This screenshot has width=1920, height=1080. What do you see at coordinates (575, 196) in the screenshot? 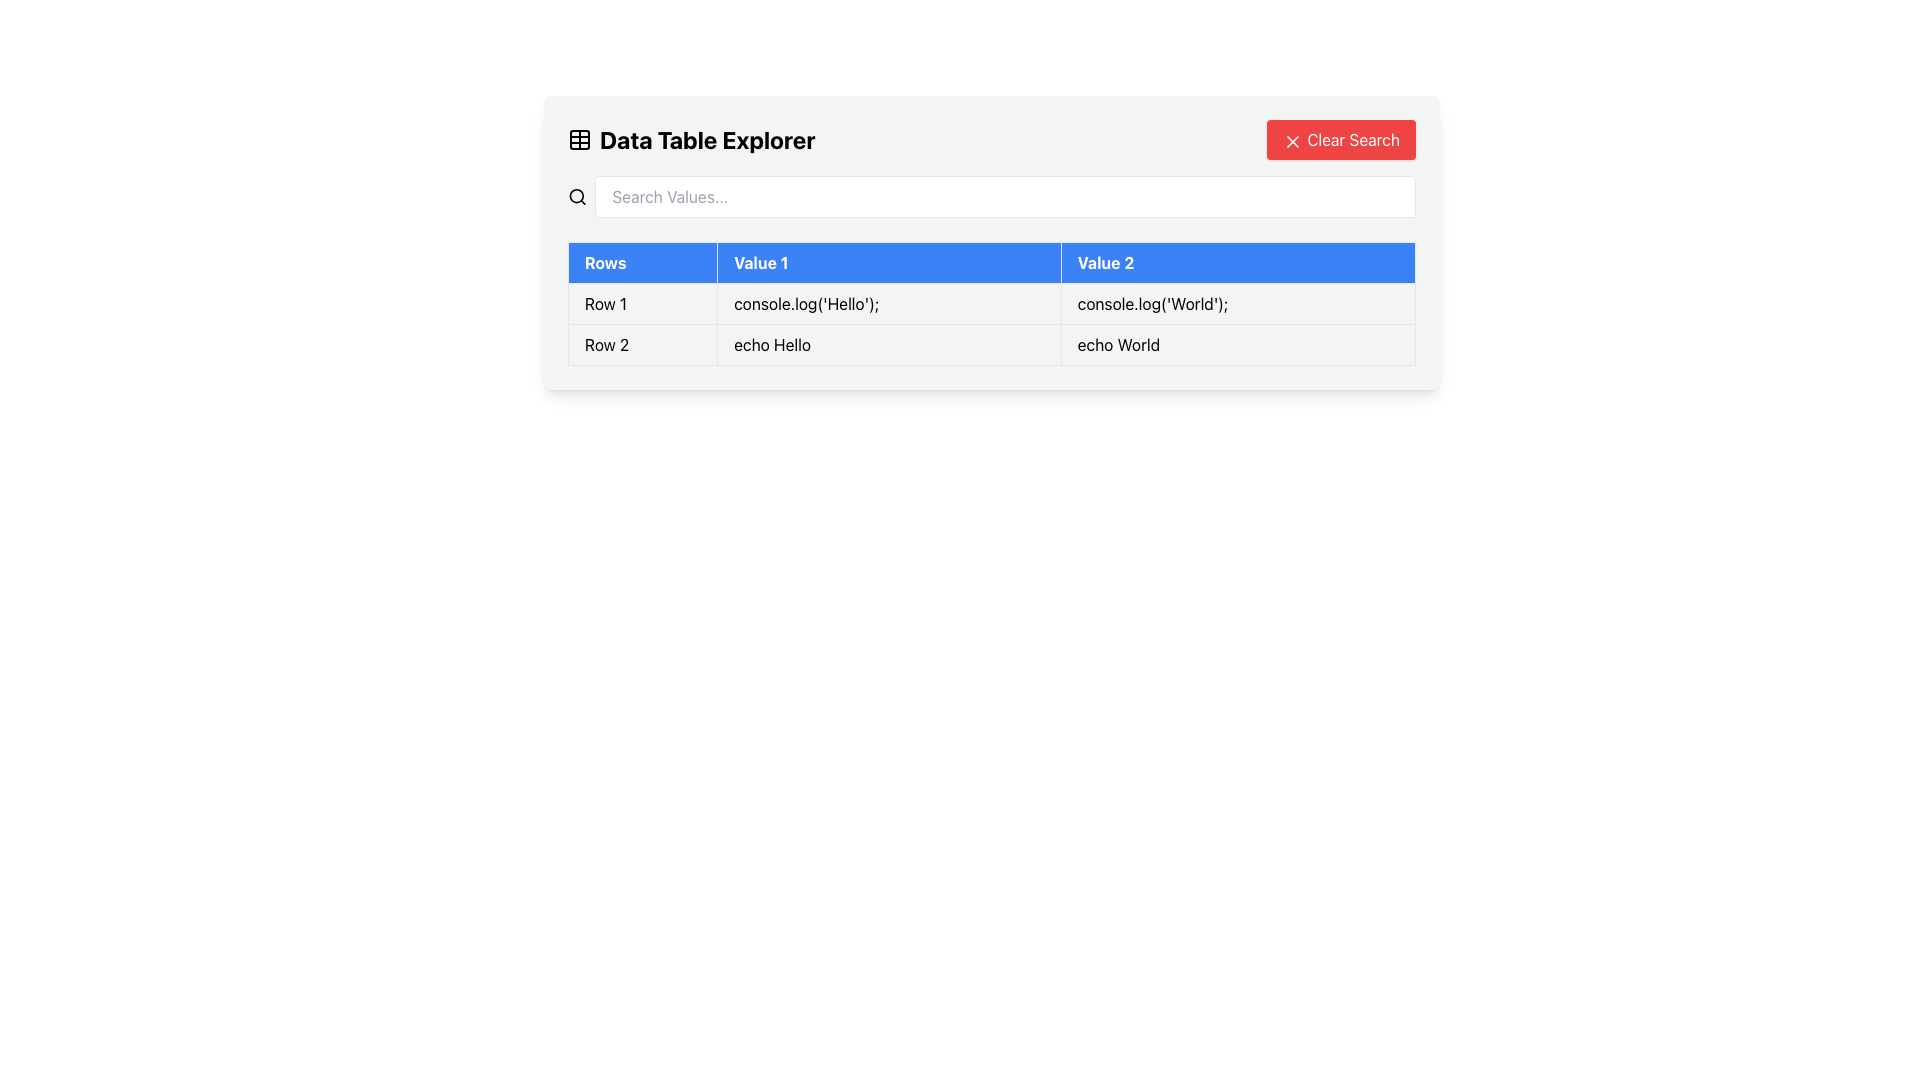
I see `the decorative SVG Circle that is part of the magnifying glass icon located in the top left corner of the 'Data Table Explorer' panel to symbolize search functionality` at bounding box center [575, 196].